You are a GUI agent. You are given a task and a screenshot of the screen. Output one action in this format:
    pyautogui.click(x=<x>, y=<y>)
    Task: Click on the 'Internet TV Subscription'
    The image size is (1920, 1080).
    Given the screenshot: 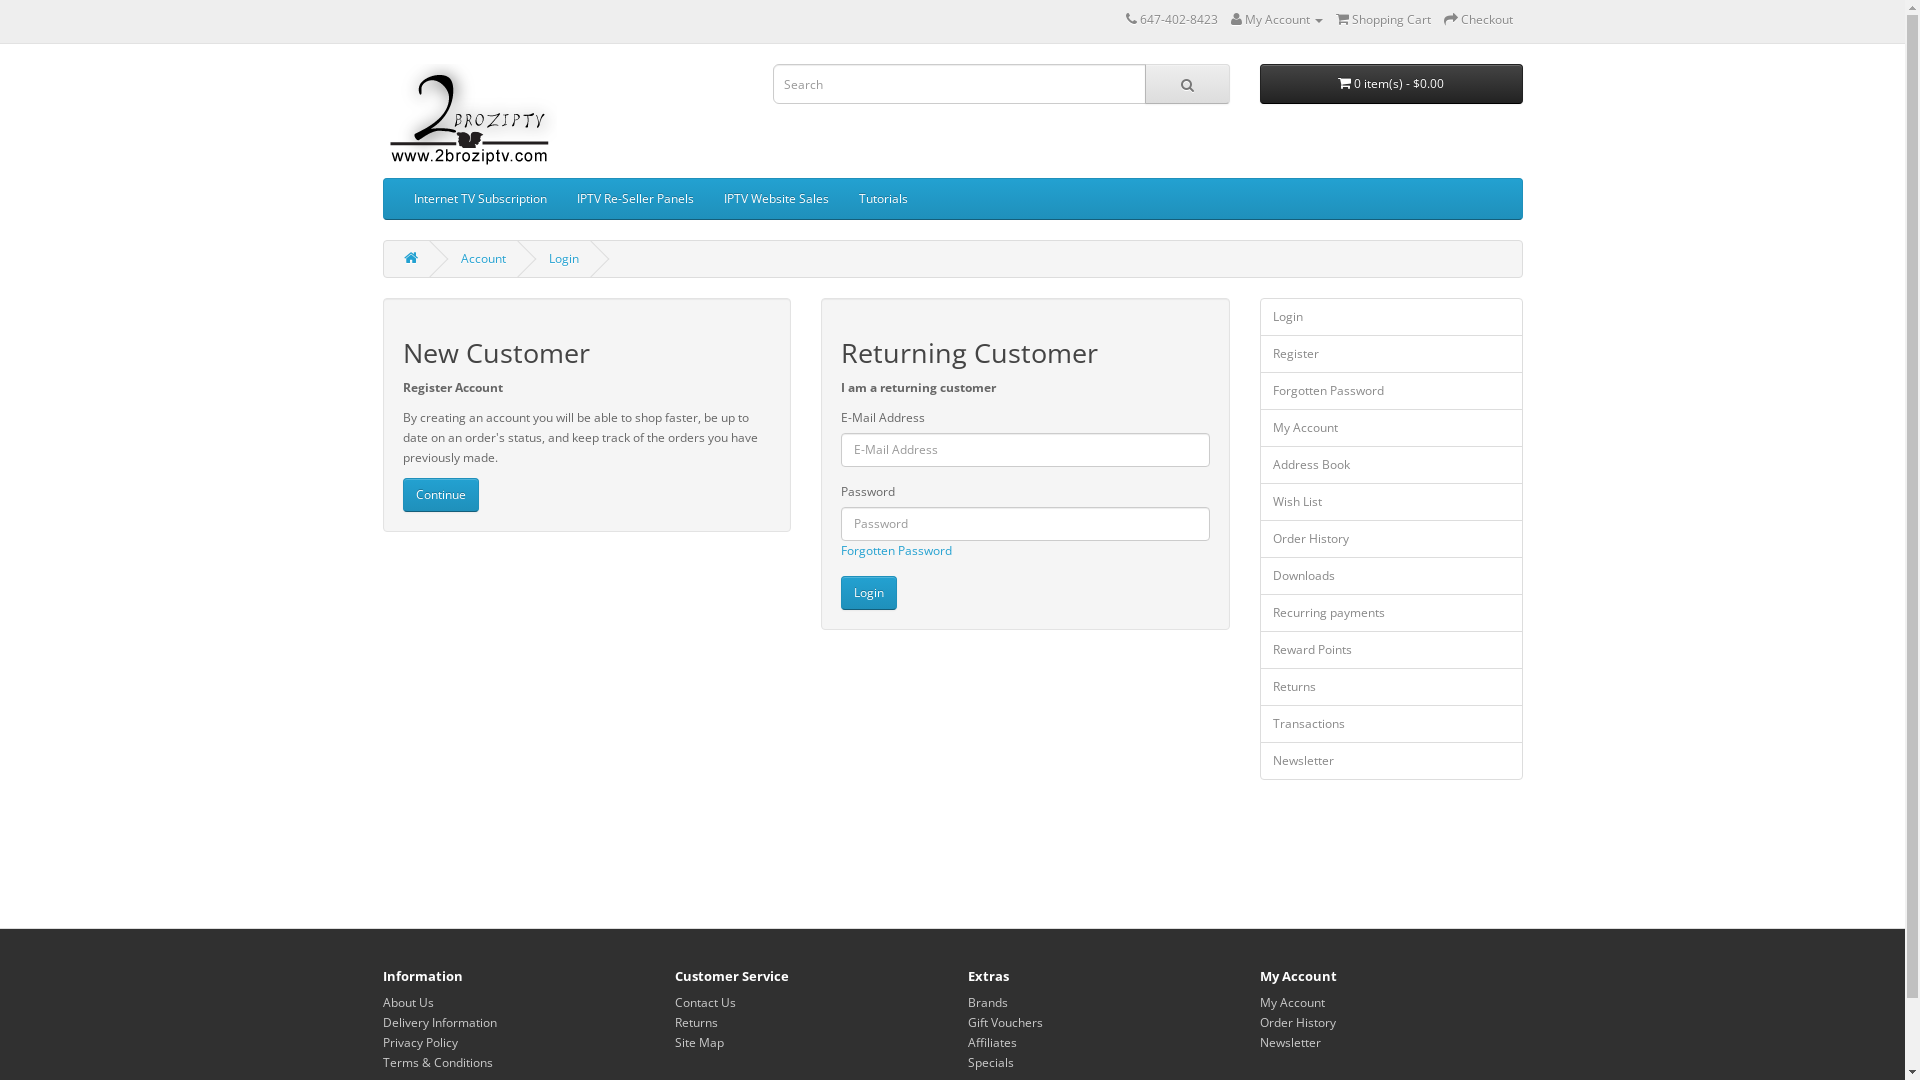 What is the action you would take?
    pyautogui.click(x=478, y=199)
    